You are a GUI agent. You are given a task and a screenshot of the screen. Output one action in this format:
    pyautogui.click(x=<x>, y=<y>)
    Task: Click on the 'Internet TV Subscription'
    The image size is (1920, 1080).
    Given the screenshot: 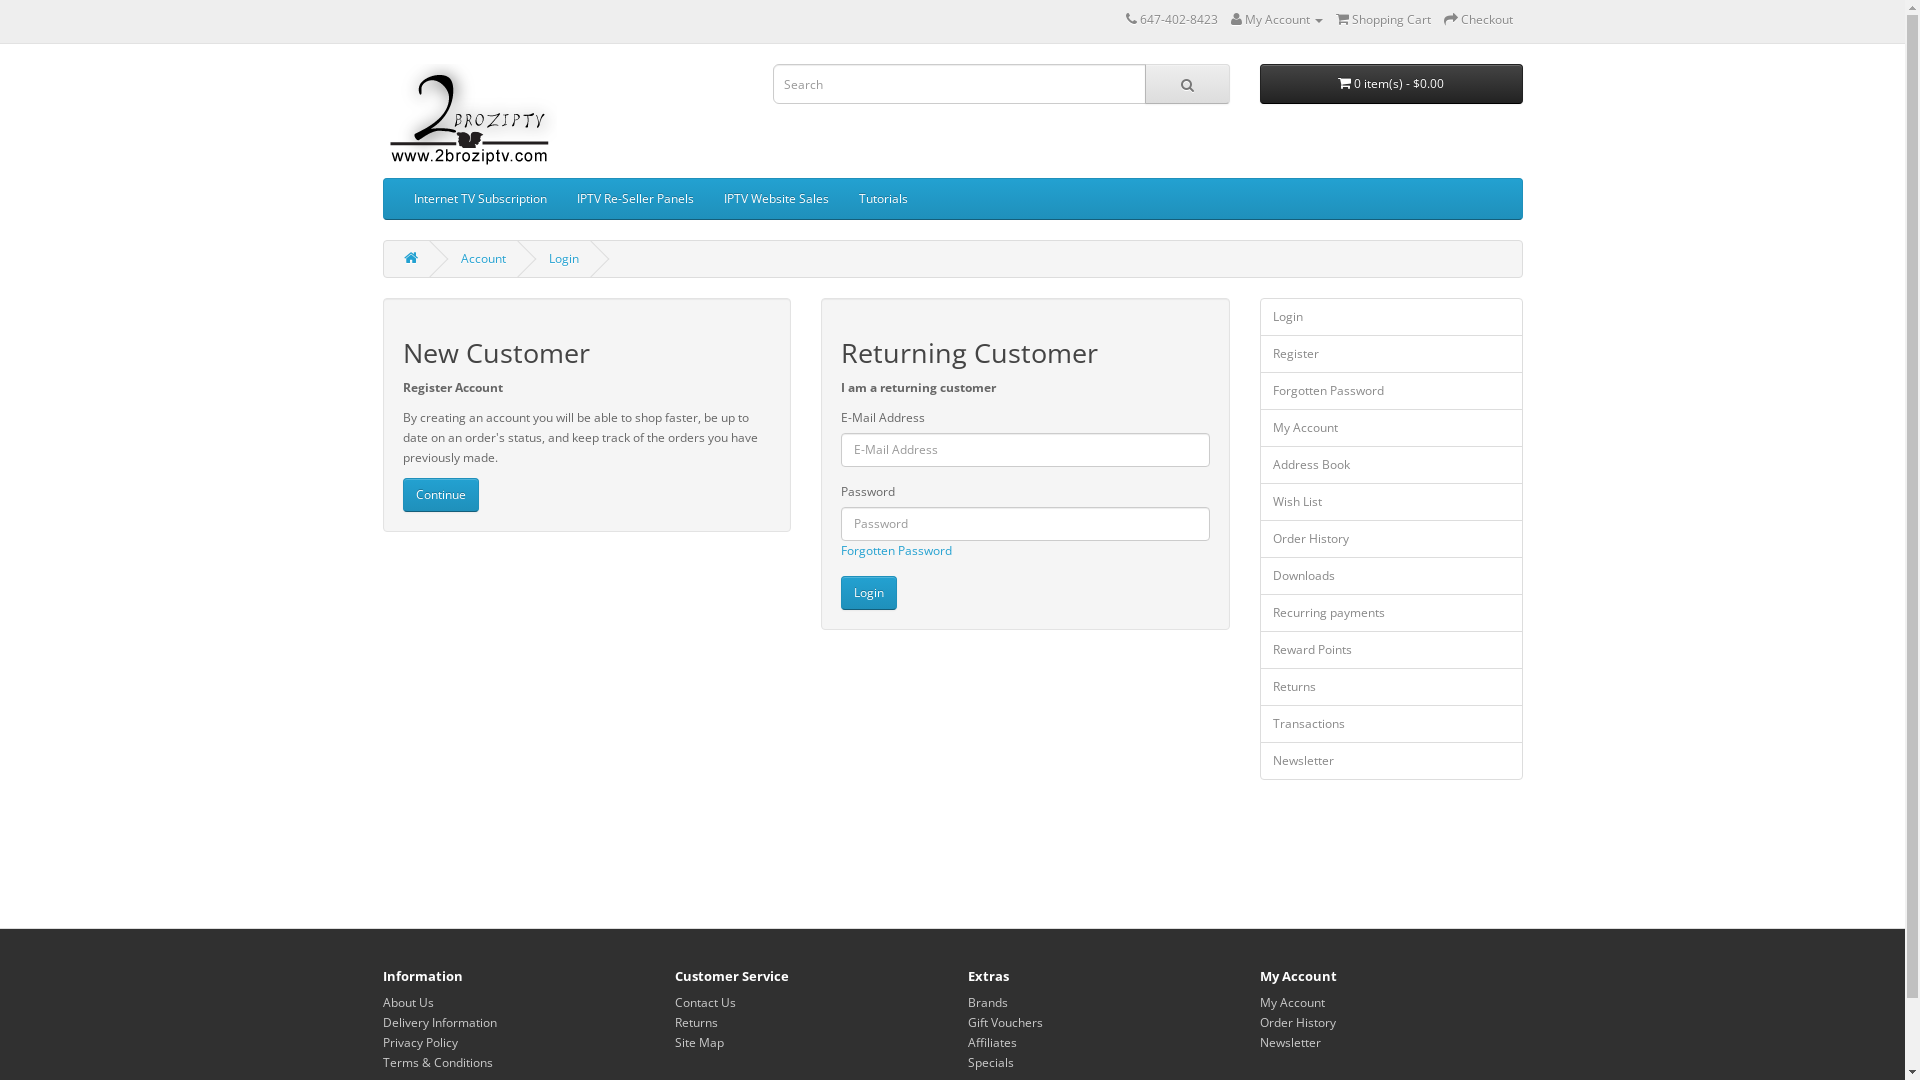 What is the action you would take?
    pyautogui.click(x=478, y=199)
    